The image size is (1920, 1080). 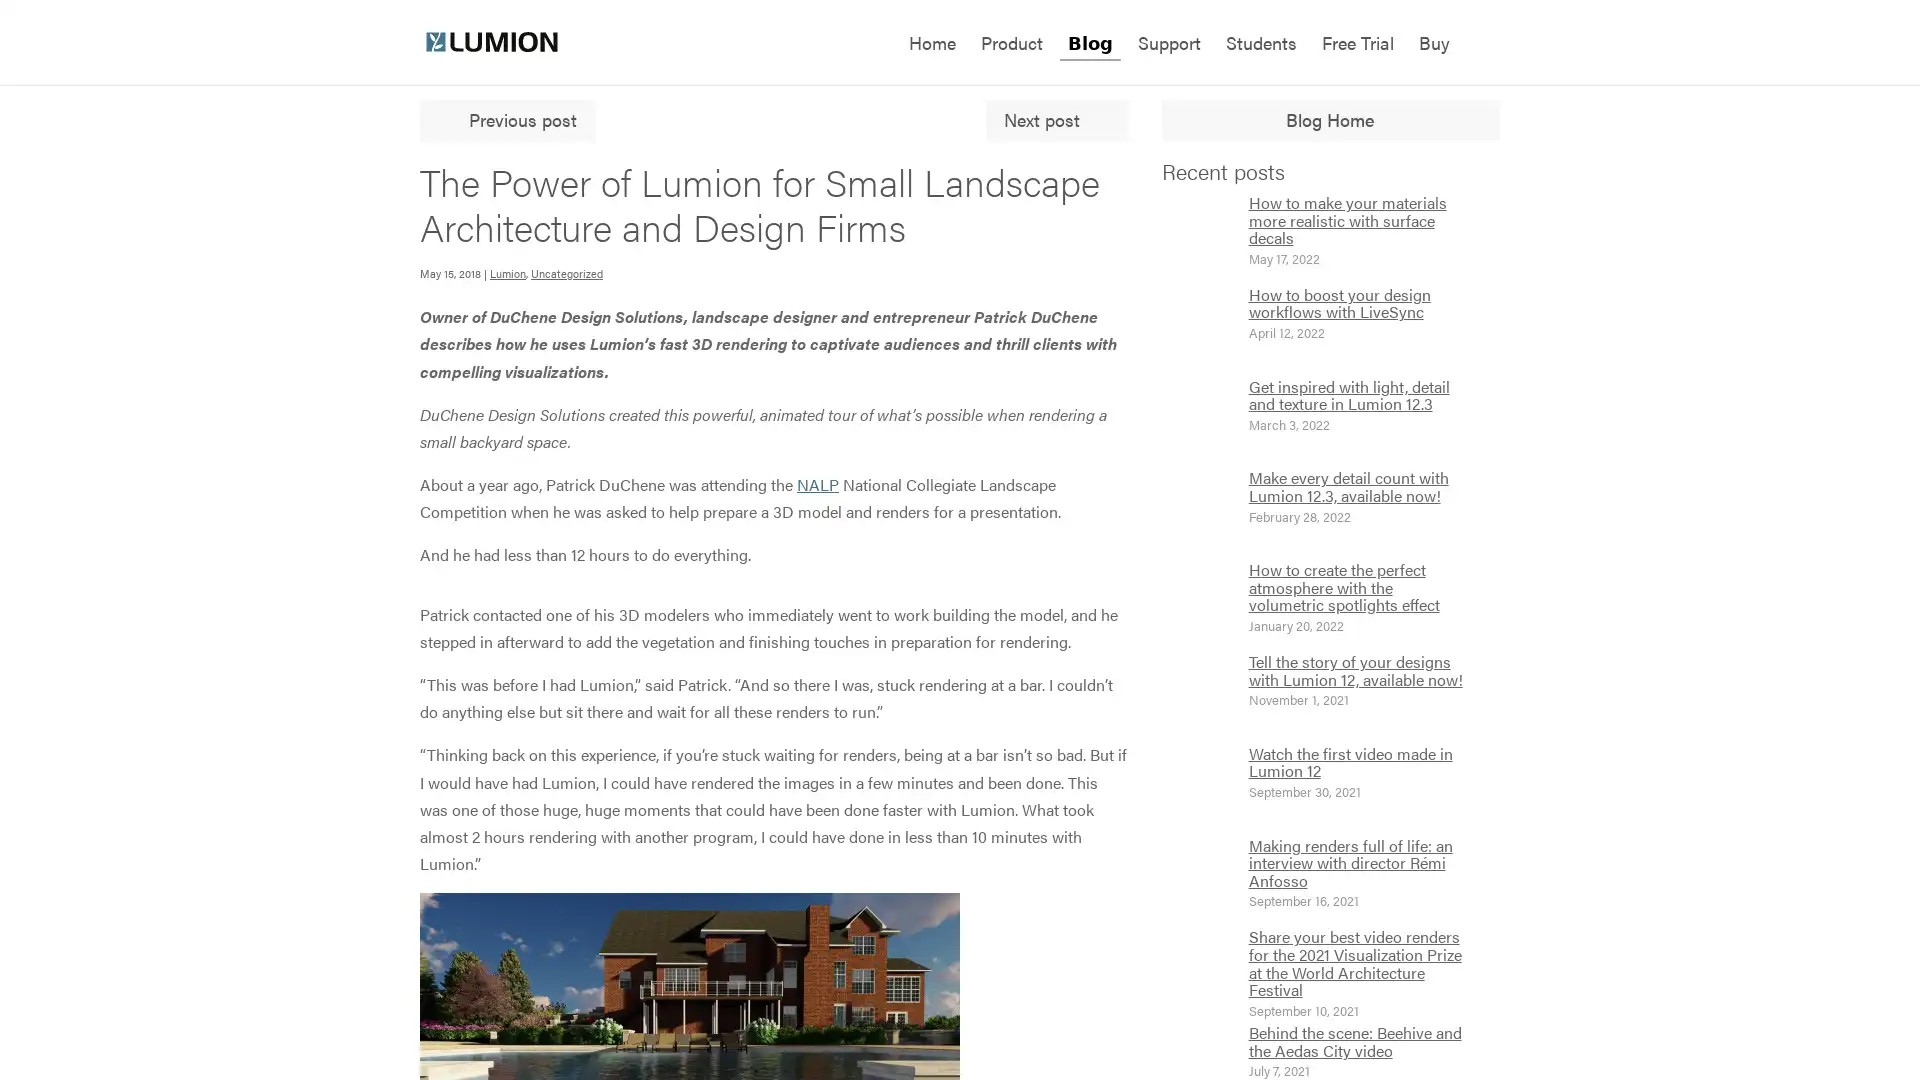 What do you see at coordinates (203, 1002) in the screenshot?
I see `Cookie Settings` at bounding box center [203, 1002].